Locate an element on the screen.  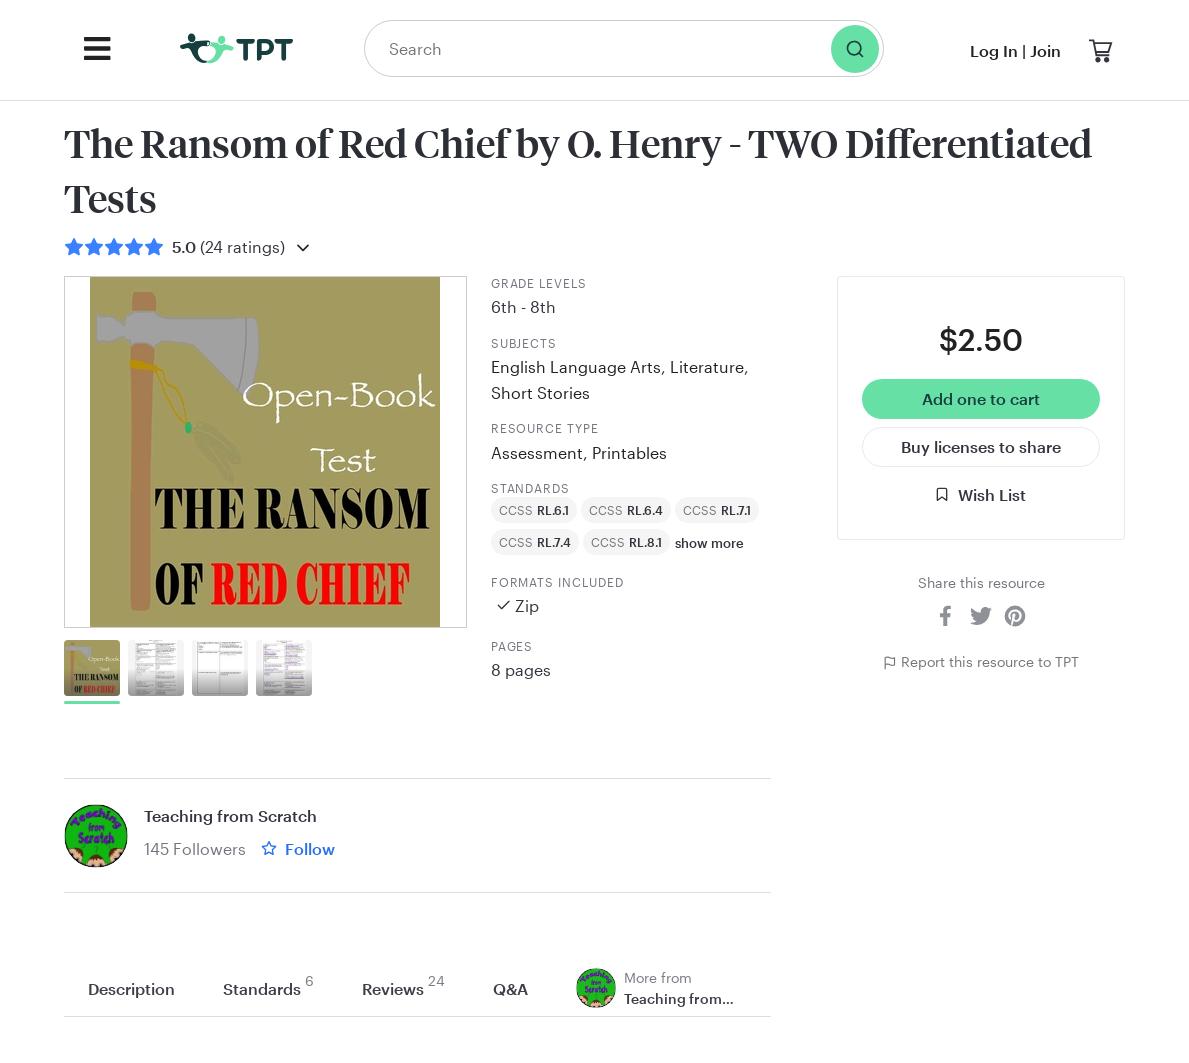
'Log In' is located at coordinates (969, 50).